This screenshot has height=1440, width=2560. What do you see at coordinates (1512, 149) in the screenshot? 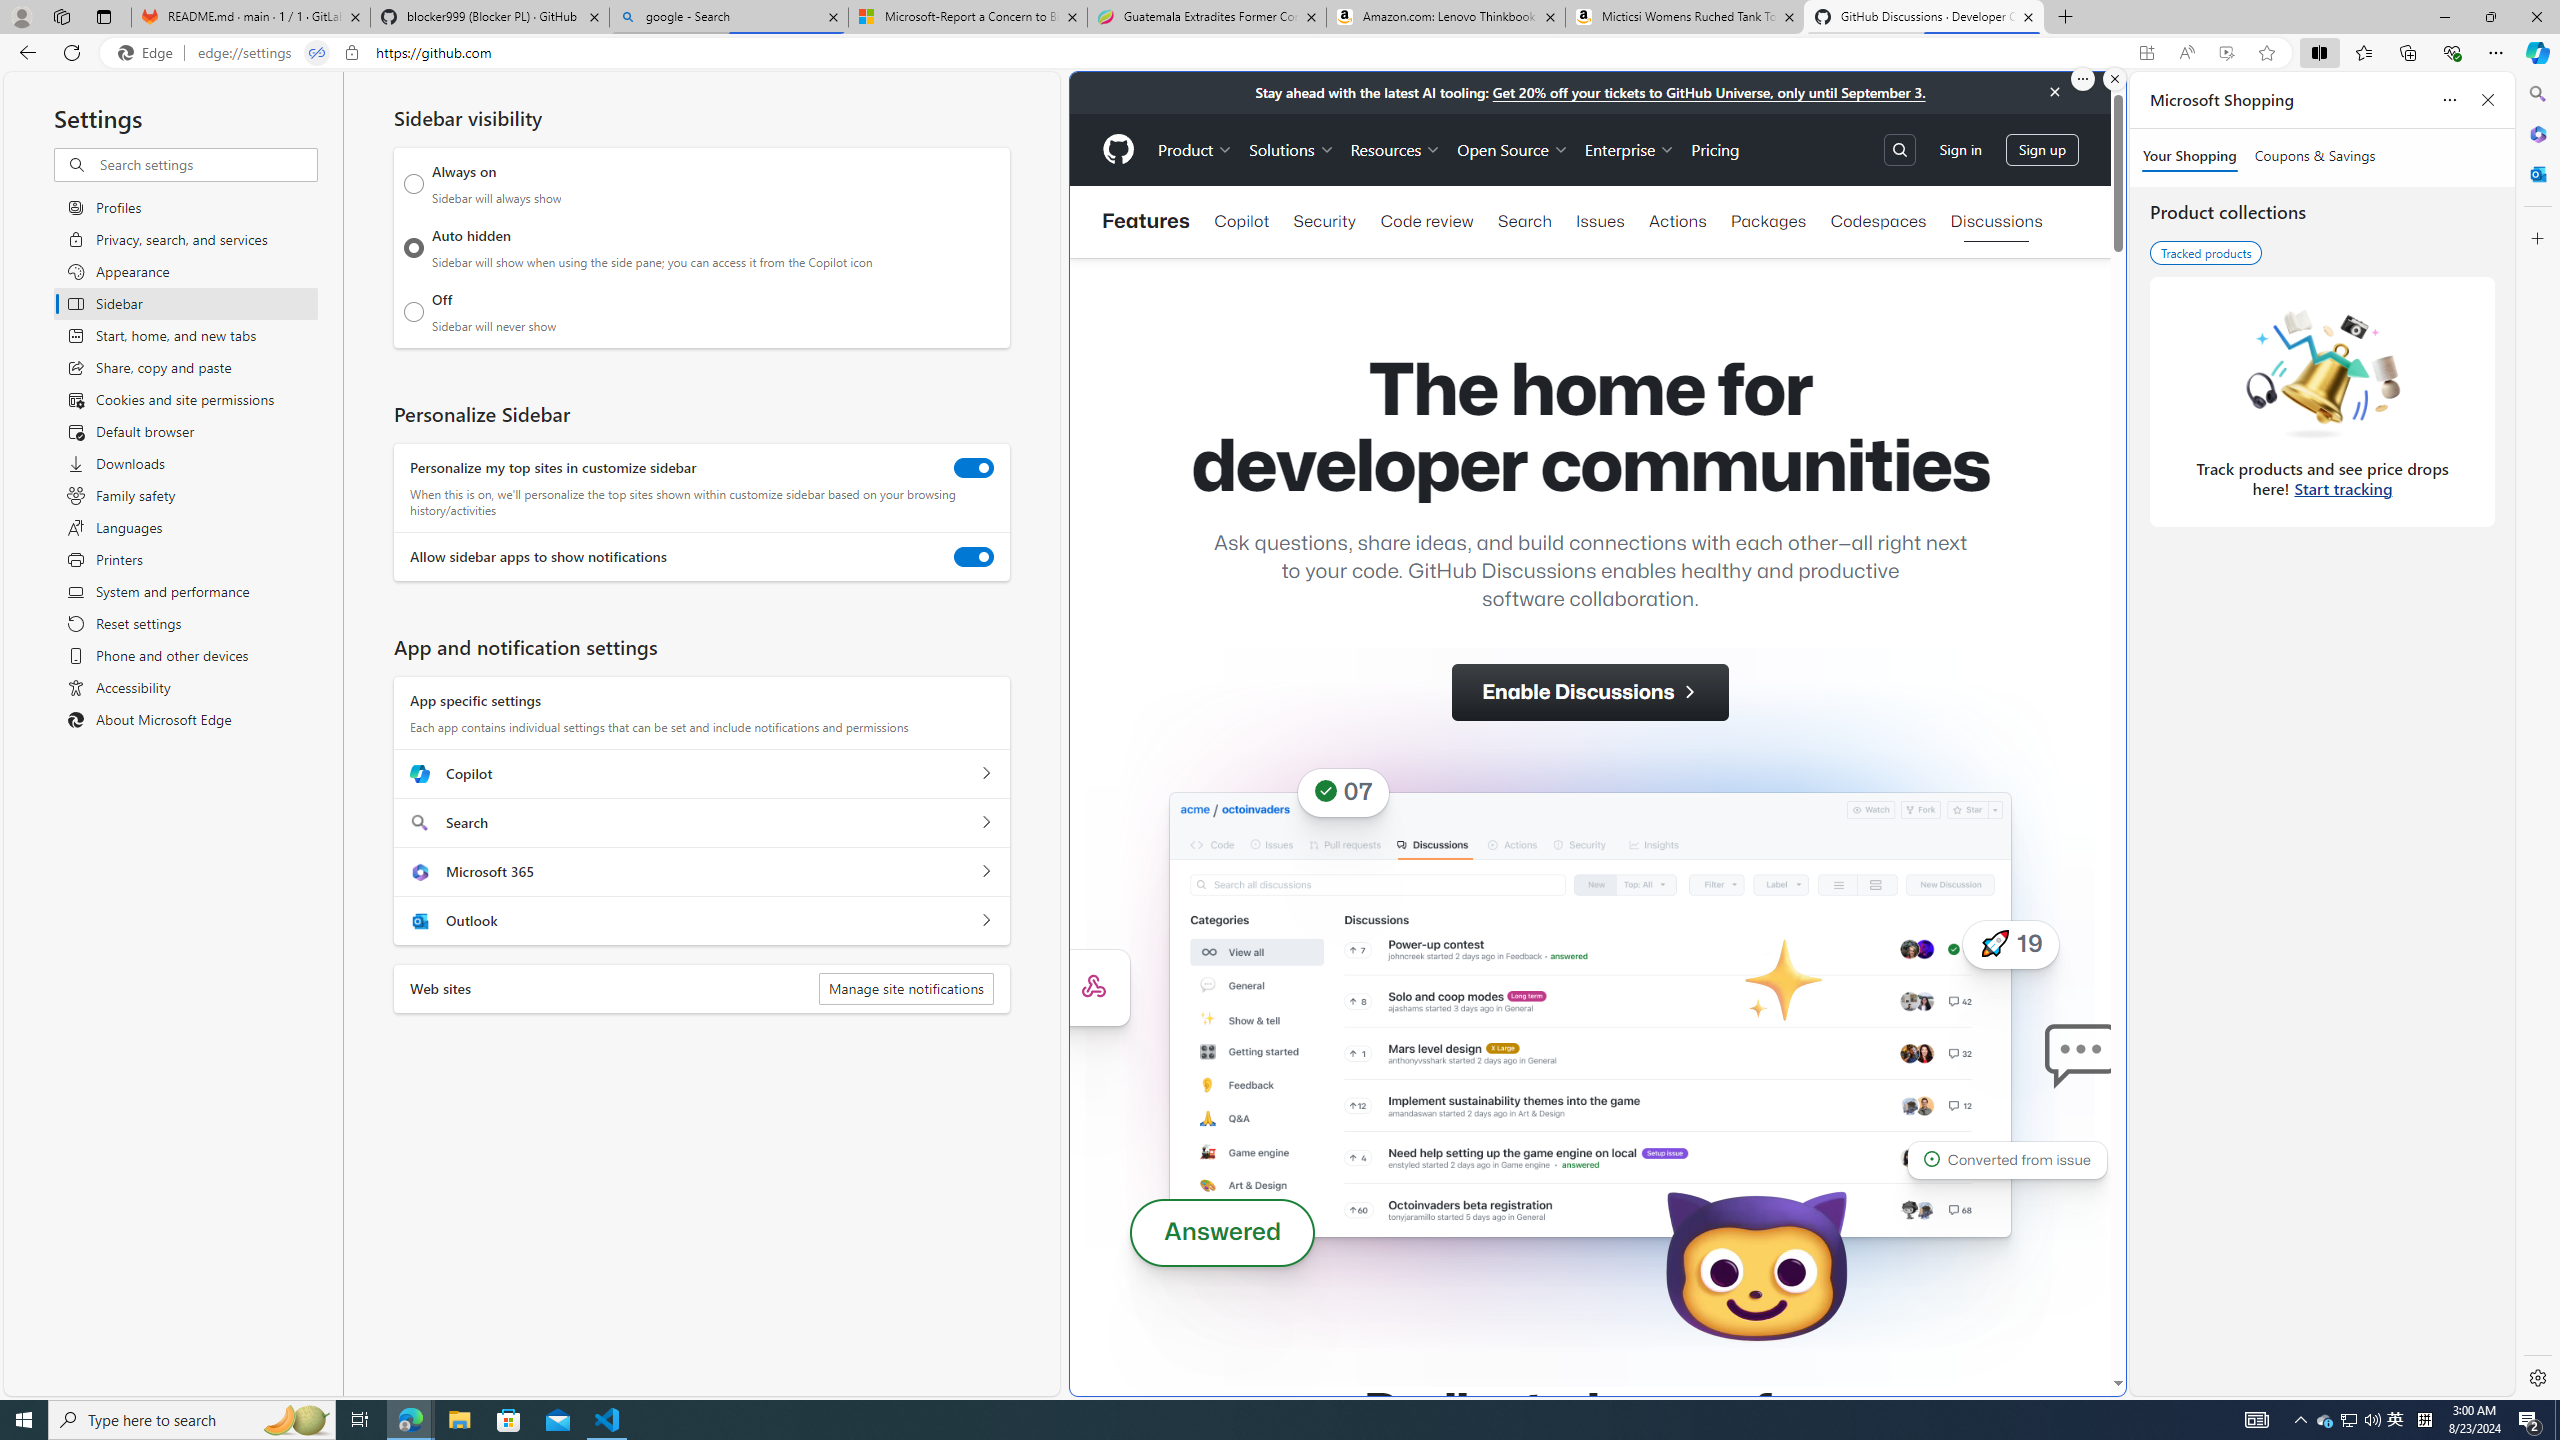
I see `'Open Source'` at bounding box center [1512, 149].